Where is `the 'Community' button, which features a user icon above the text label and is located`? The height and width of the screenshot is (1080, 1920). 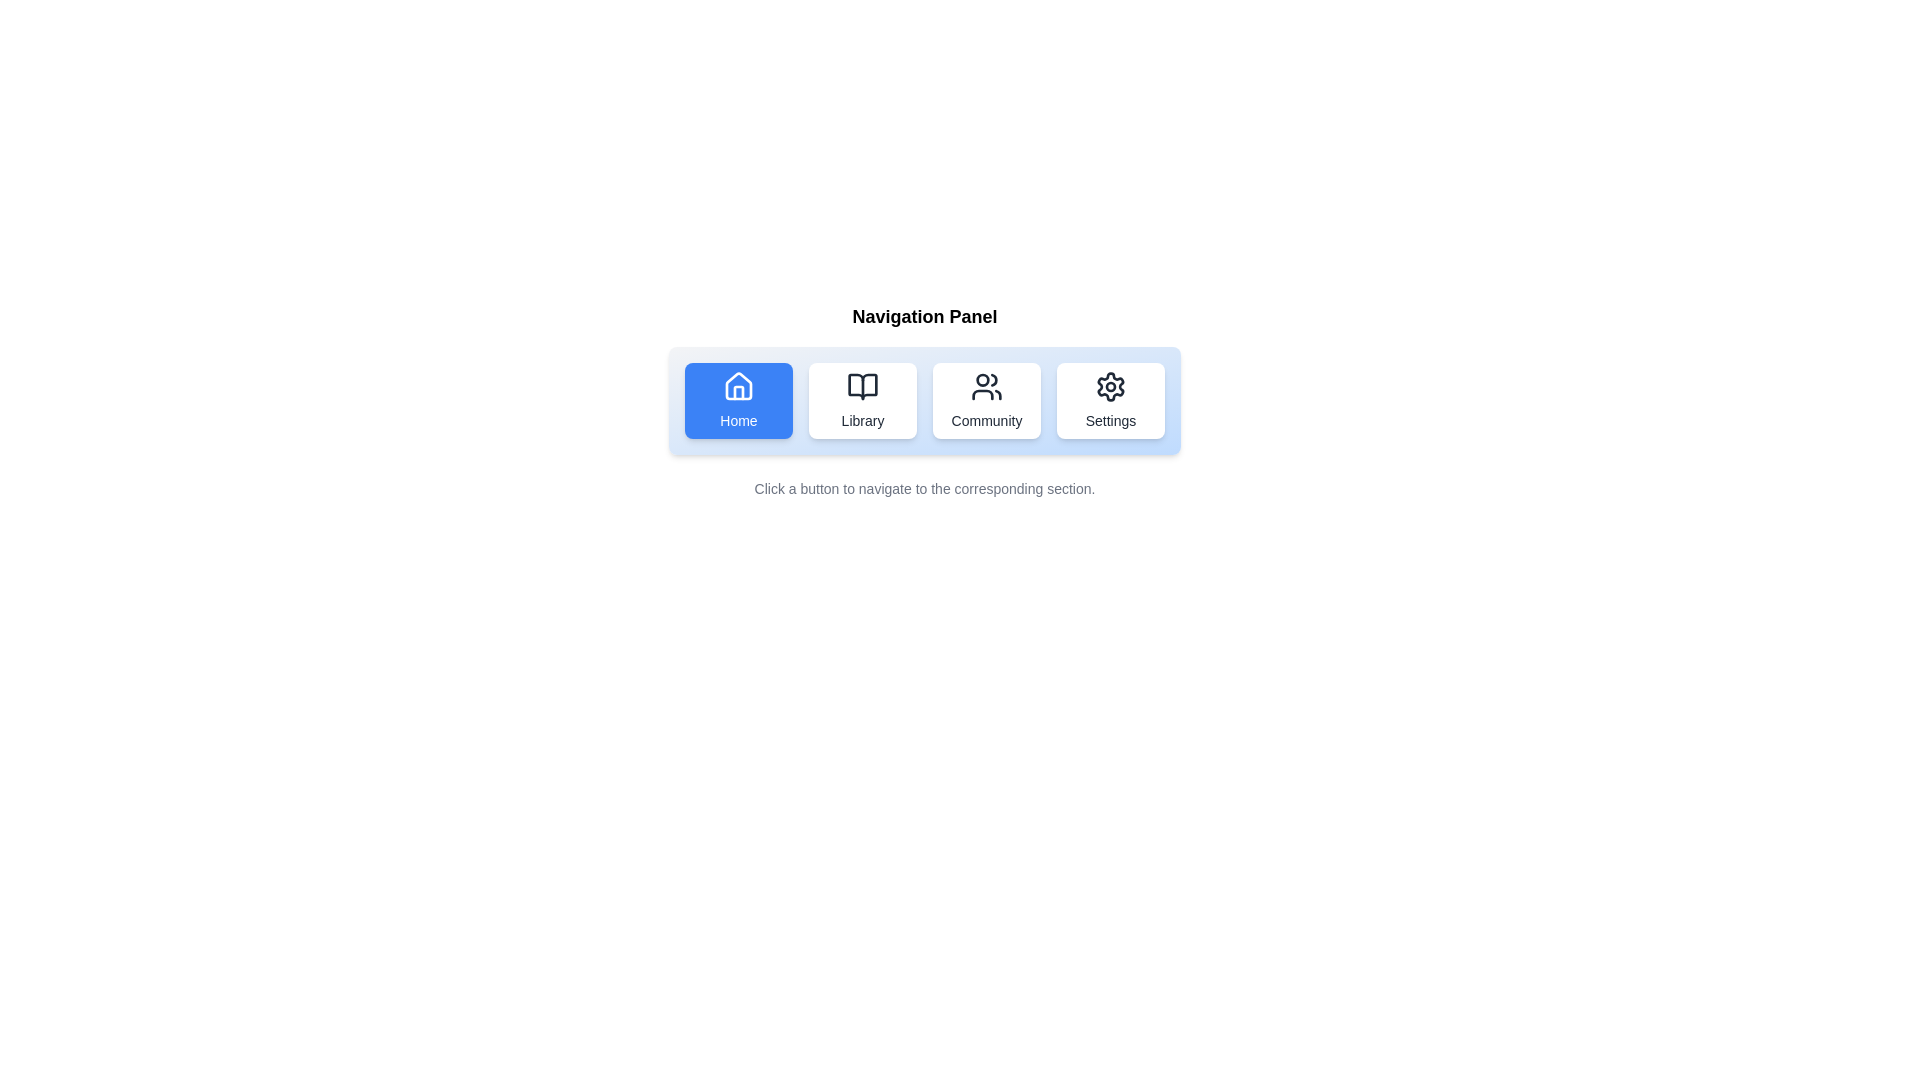 the 'Community' button, which features a user icon above the text label and is located is located at coordinates (987, 401).